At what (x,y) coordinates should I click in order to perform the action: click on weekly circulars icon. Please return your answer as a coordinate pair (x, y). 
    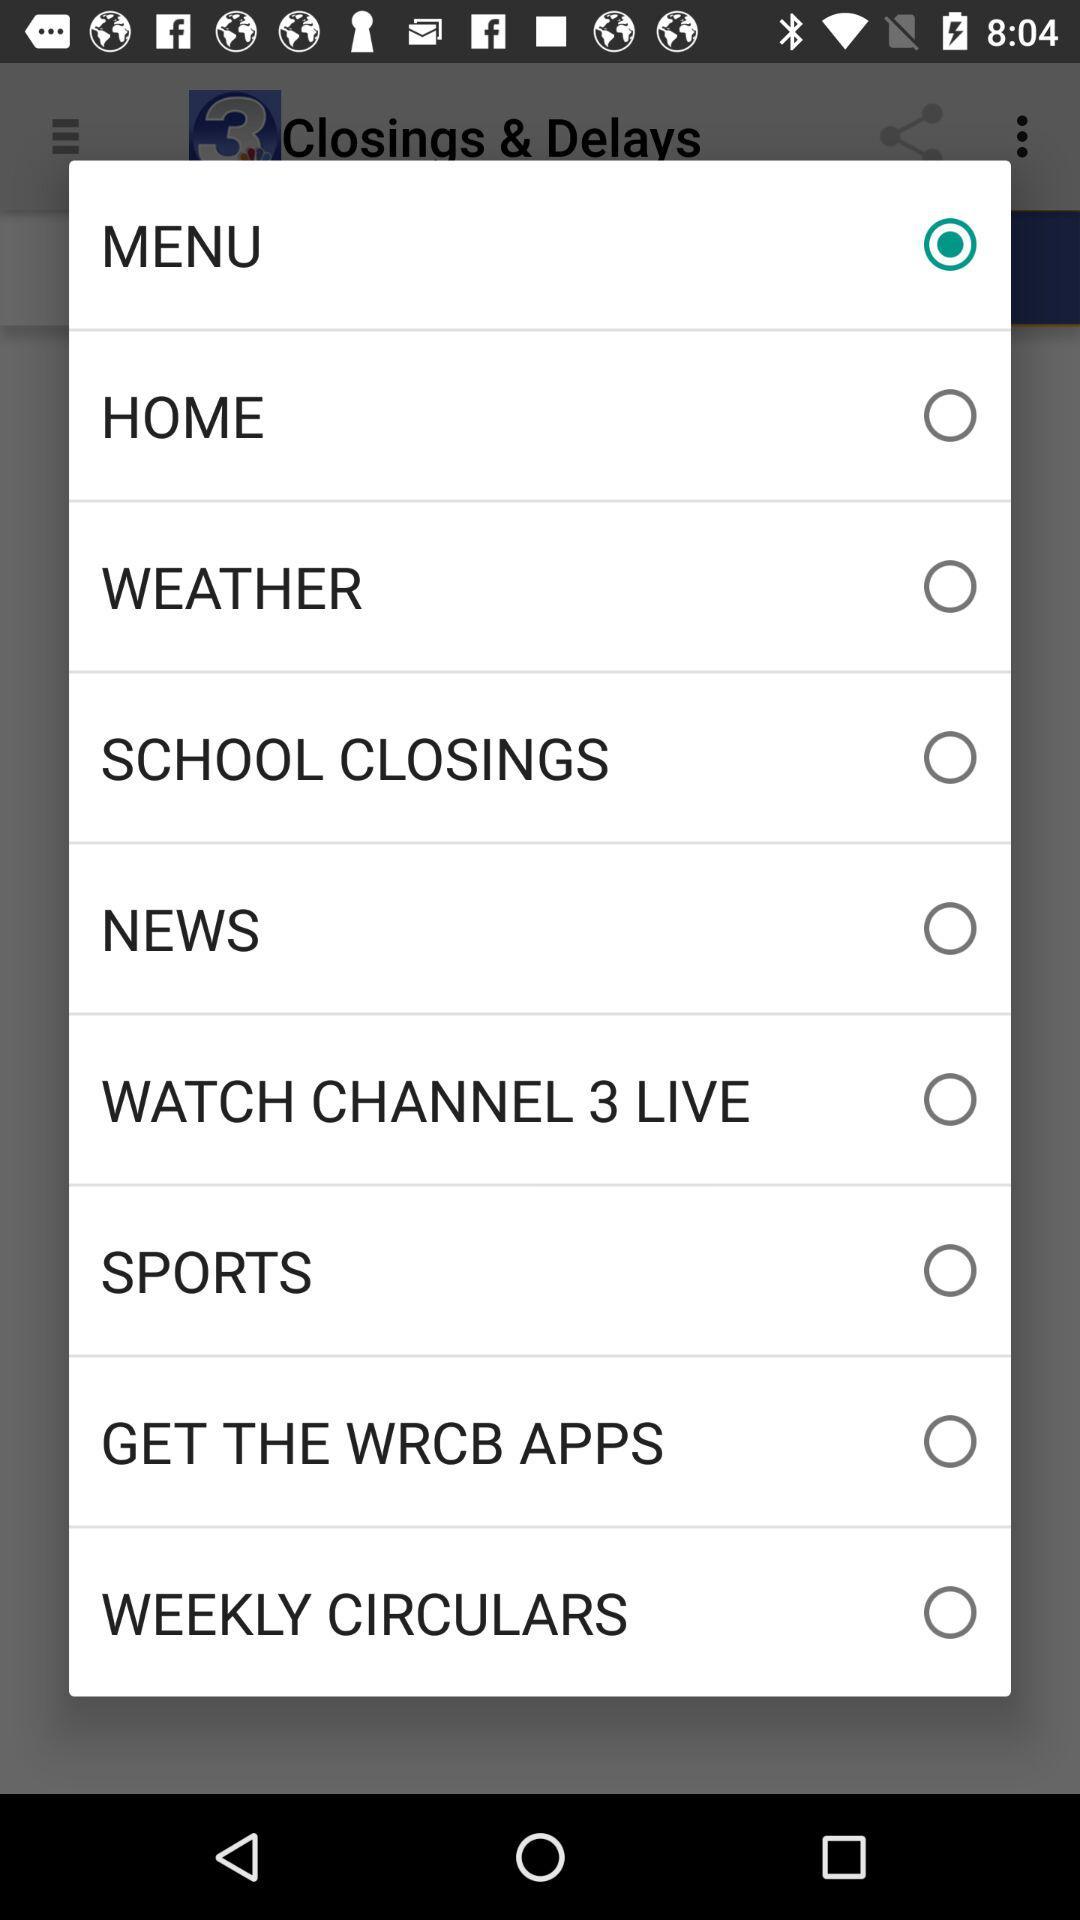
    Looking at the image, I should click on (540, 1612).